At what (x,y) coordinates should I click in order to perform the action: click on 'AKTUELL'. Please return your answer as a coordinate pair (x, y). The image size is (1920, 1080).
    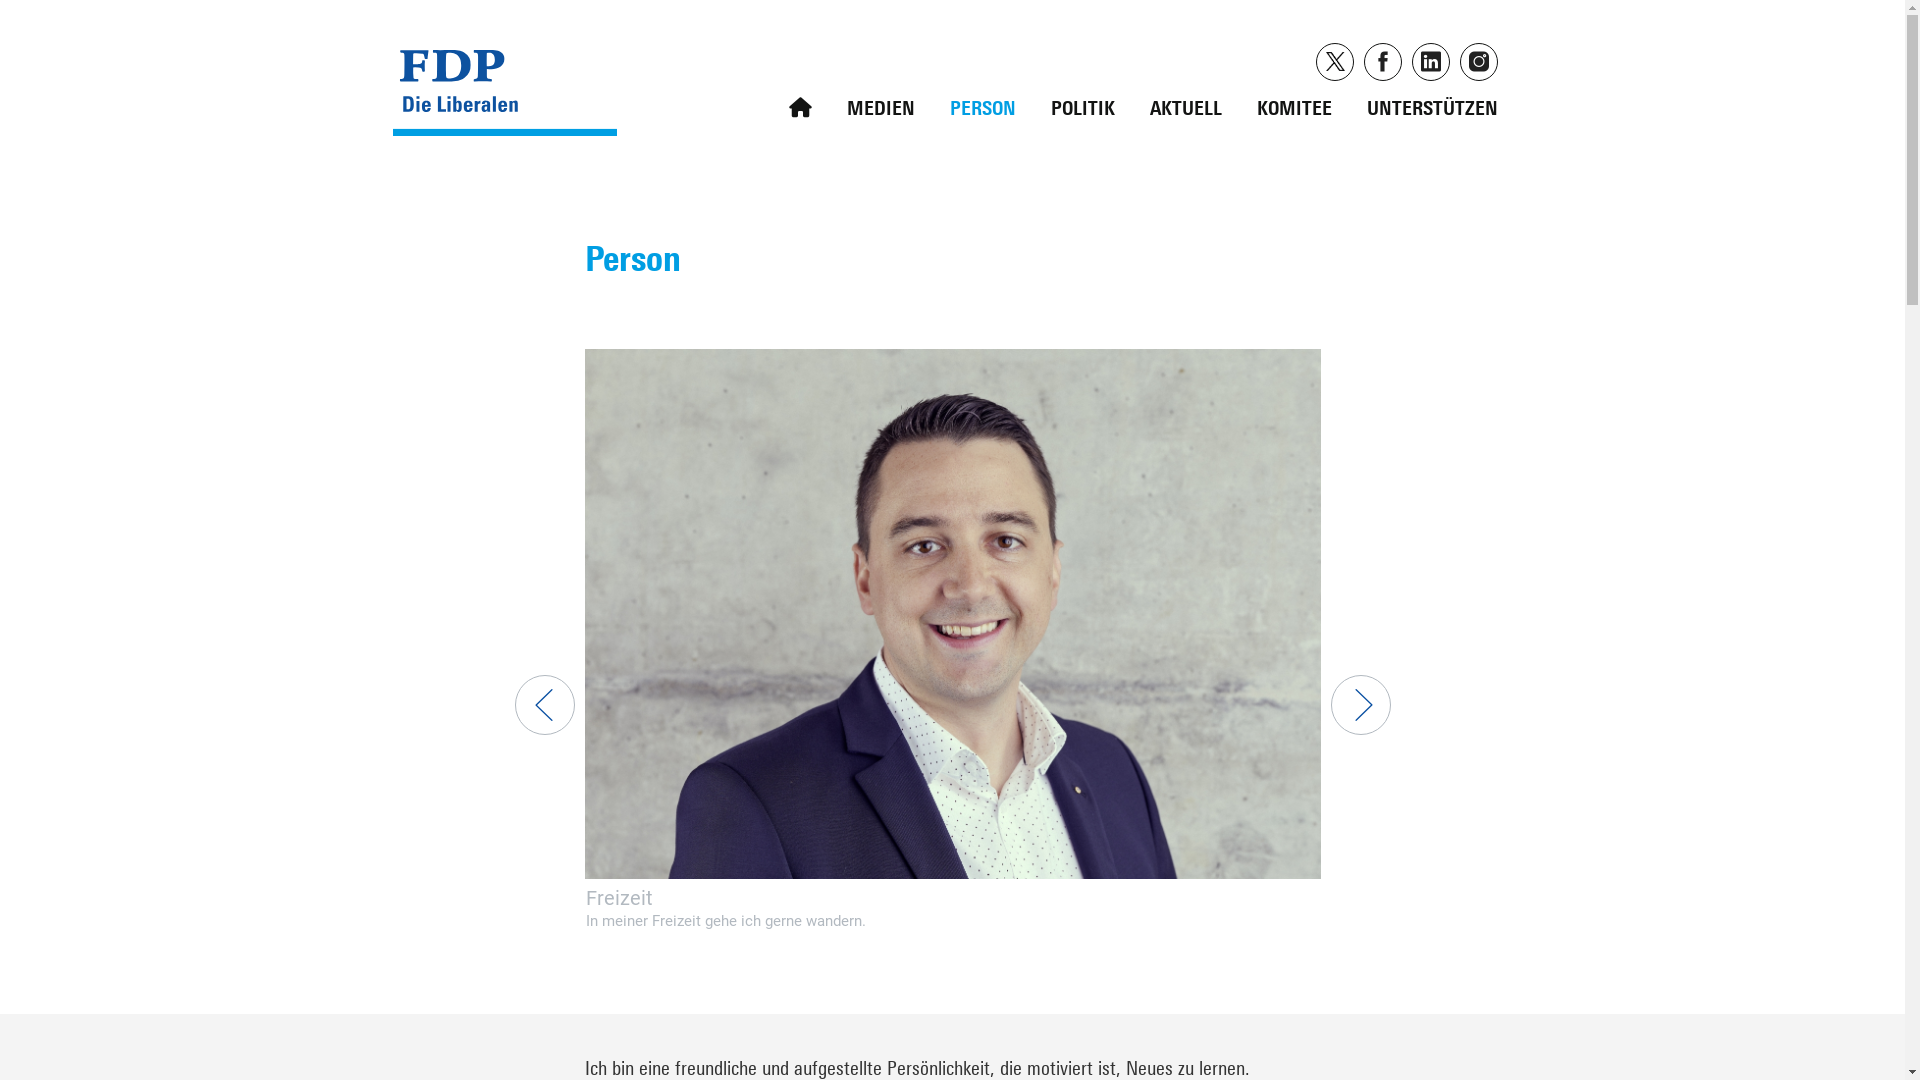
    Looking at the image, I should click on (1185, 103).